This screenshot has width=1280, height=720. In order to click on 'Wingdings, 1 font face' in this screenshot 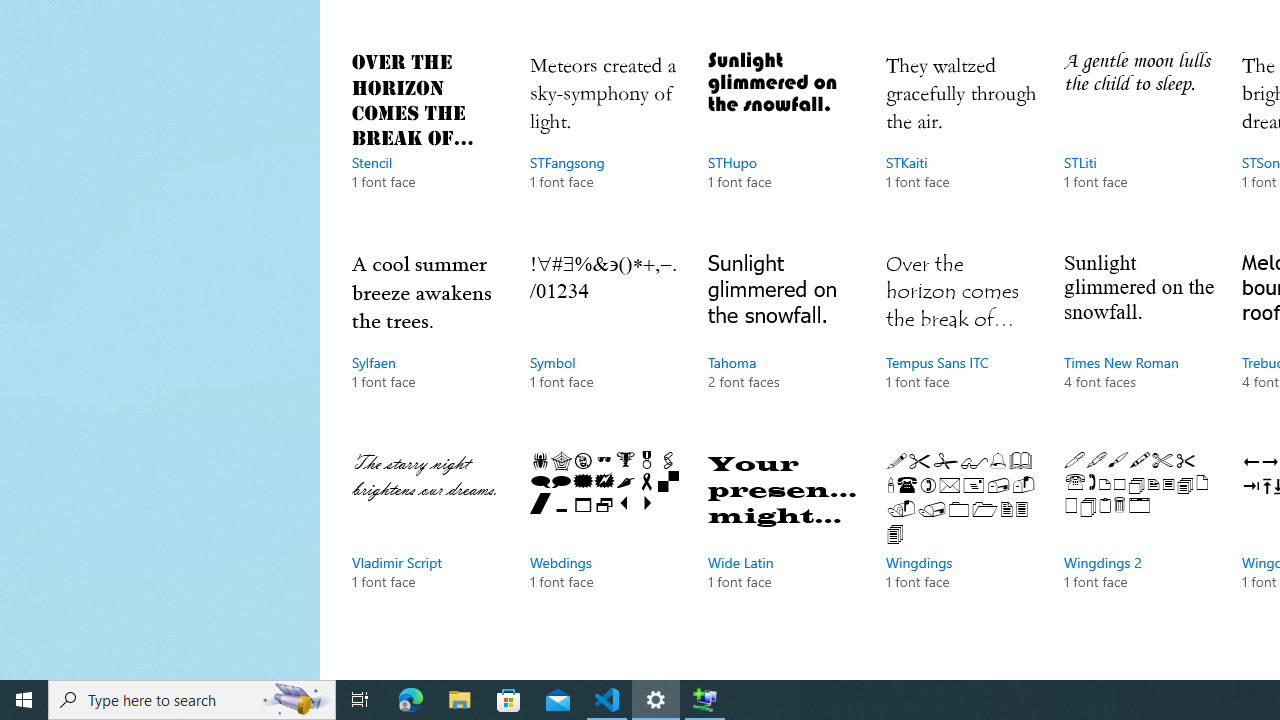, I will do `click(961, 540)`.